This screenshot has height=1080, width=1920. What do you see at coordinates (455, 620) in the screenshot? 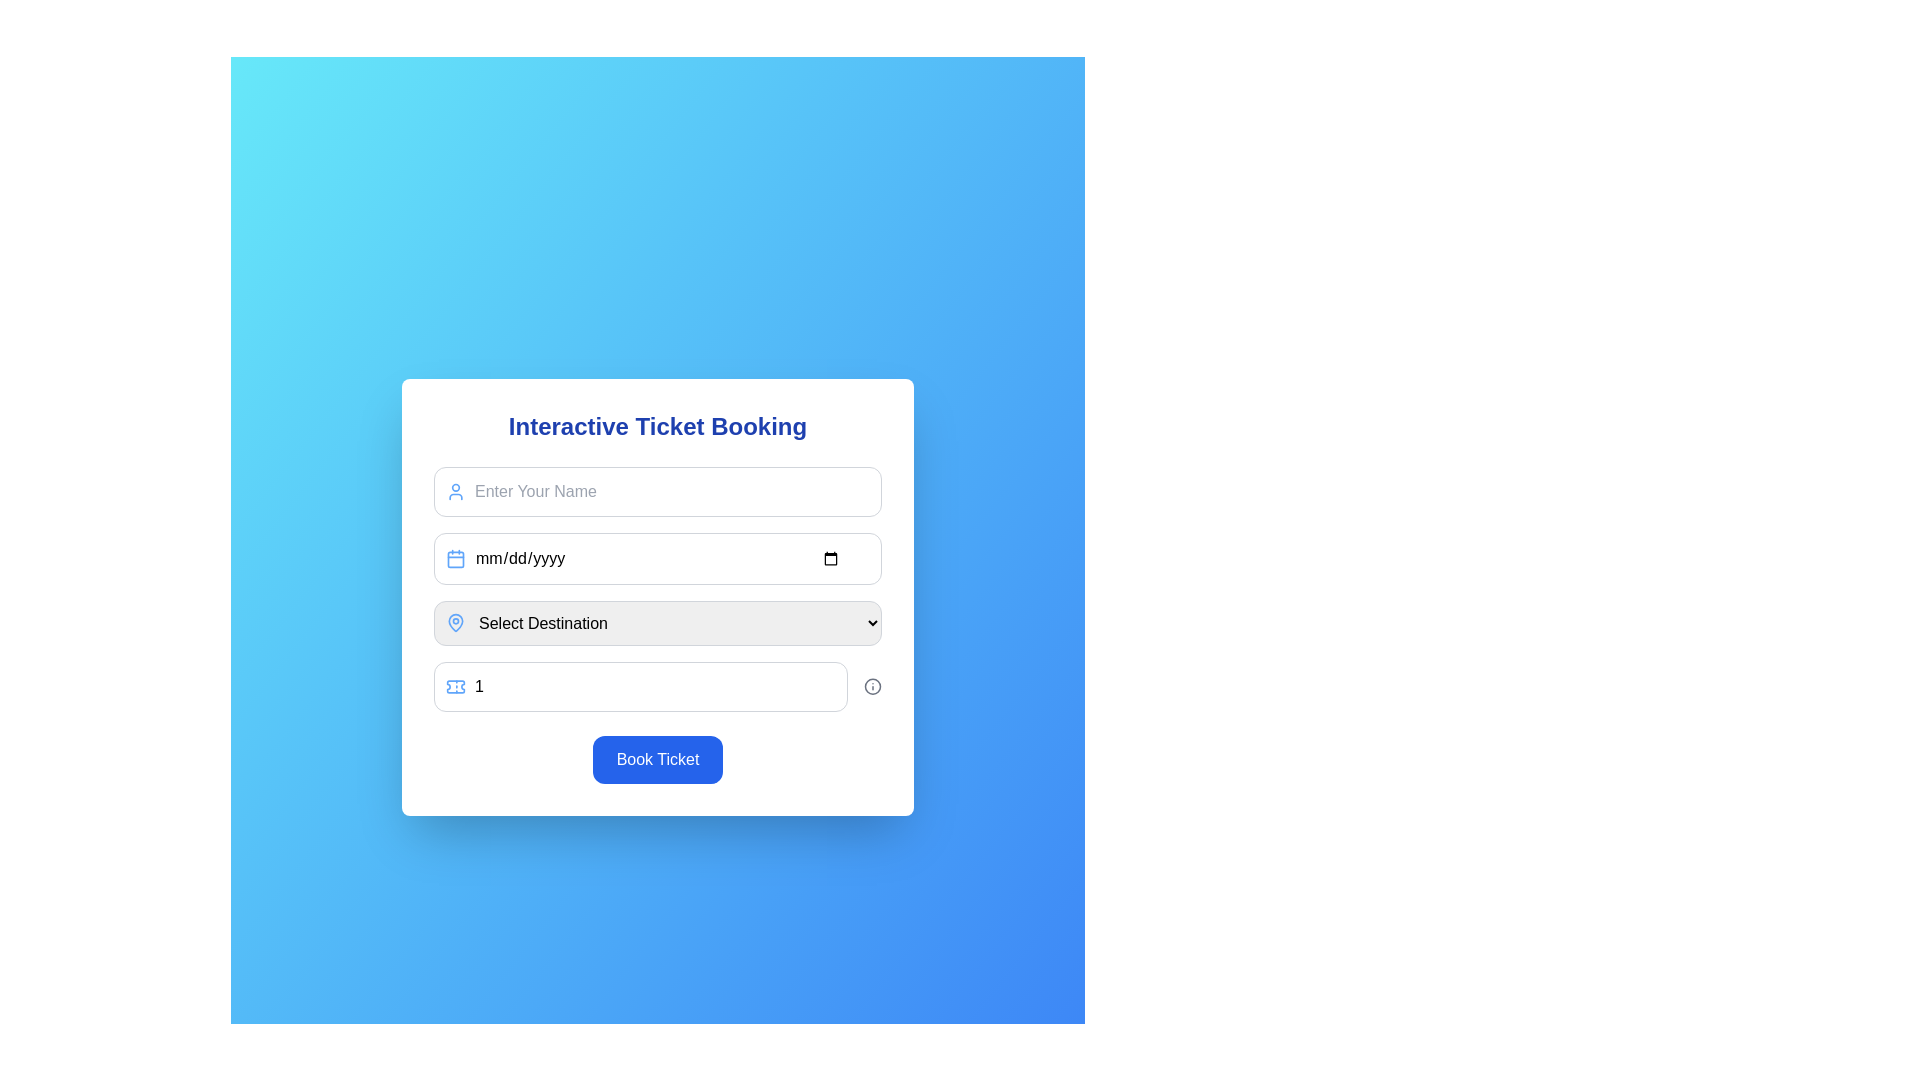
I see `the map pin icon with a blue outer layer located inside the dropdown field for selecting a destination, positioned immediately to the left of the text content` at bounding box center [455, 620].